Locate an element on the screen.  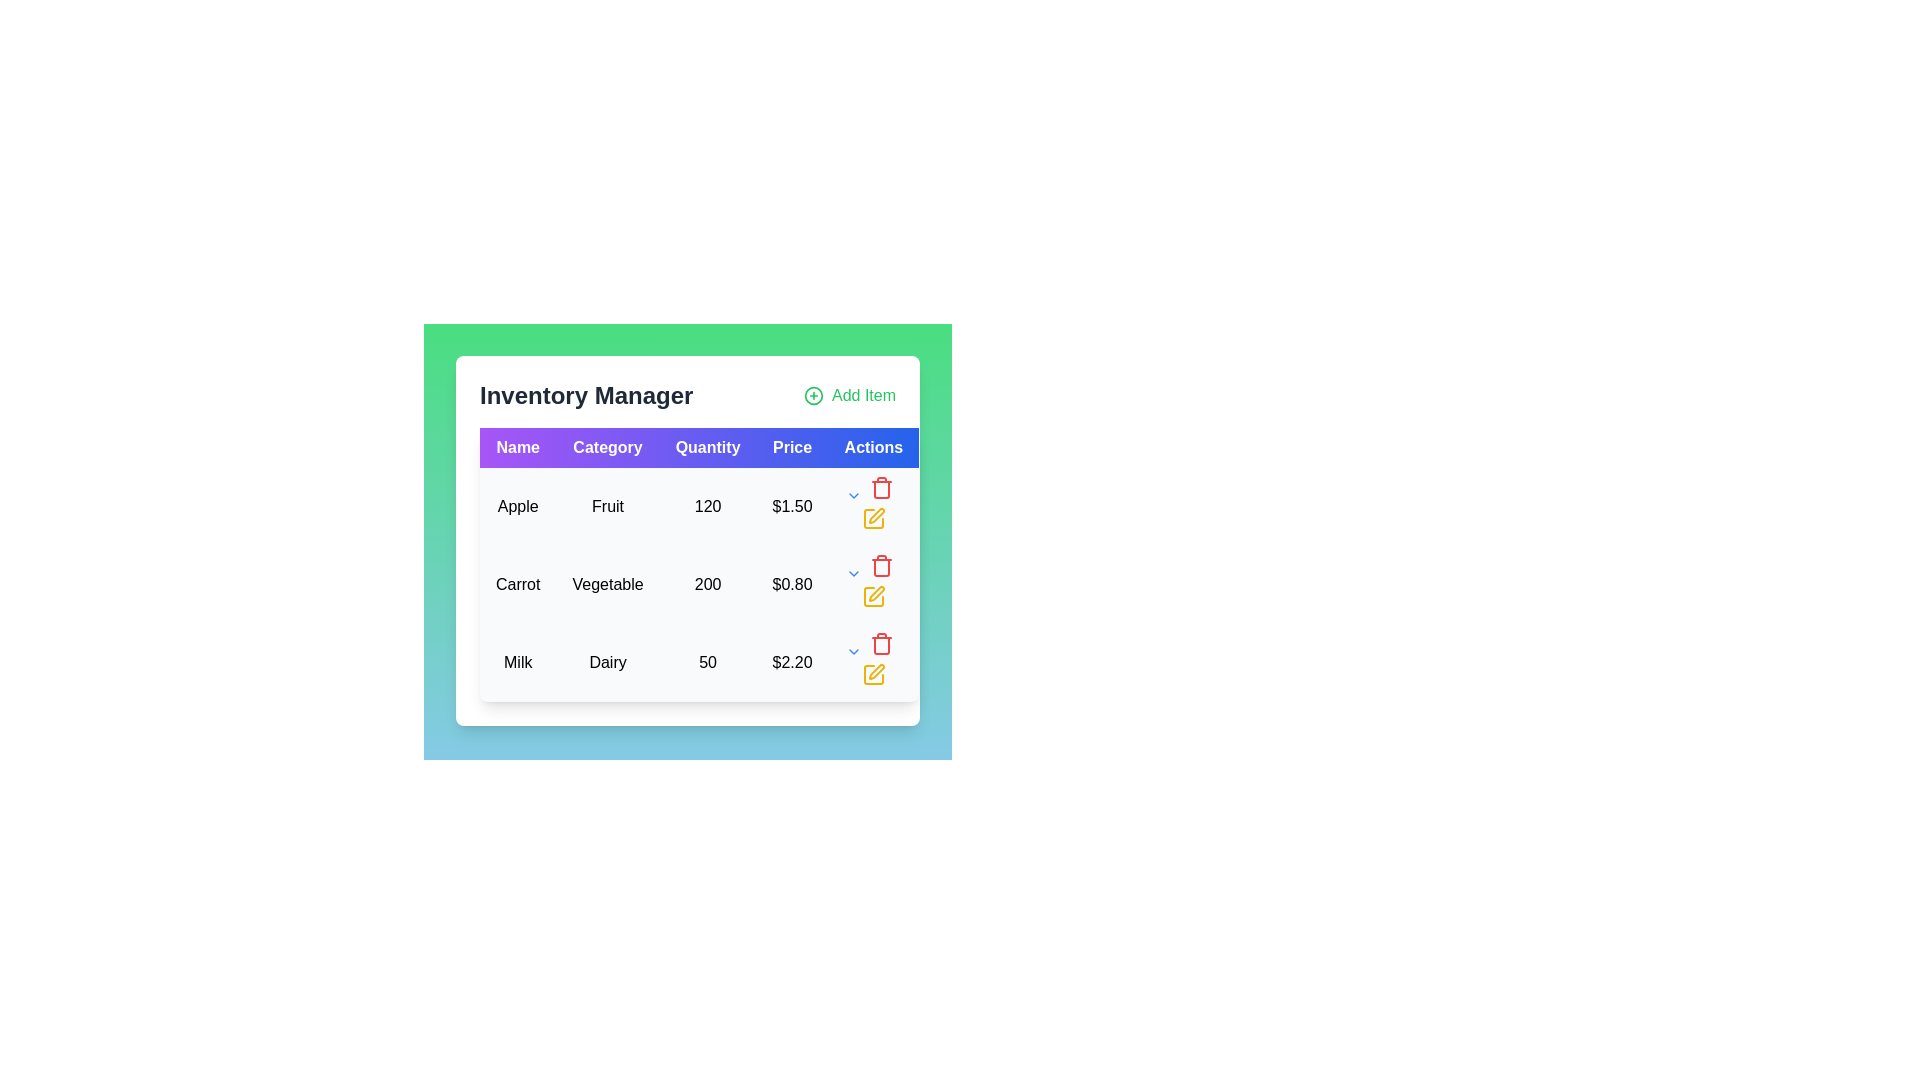
the square-shaped icon in the 'Actions' column of the third row next to the 'Milk' entry is located at coordinates (873, 518).